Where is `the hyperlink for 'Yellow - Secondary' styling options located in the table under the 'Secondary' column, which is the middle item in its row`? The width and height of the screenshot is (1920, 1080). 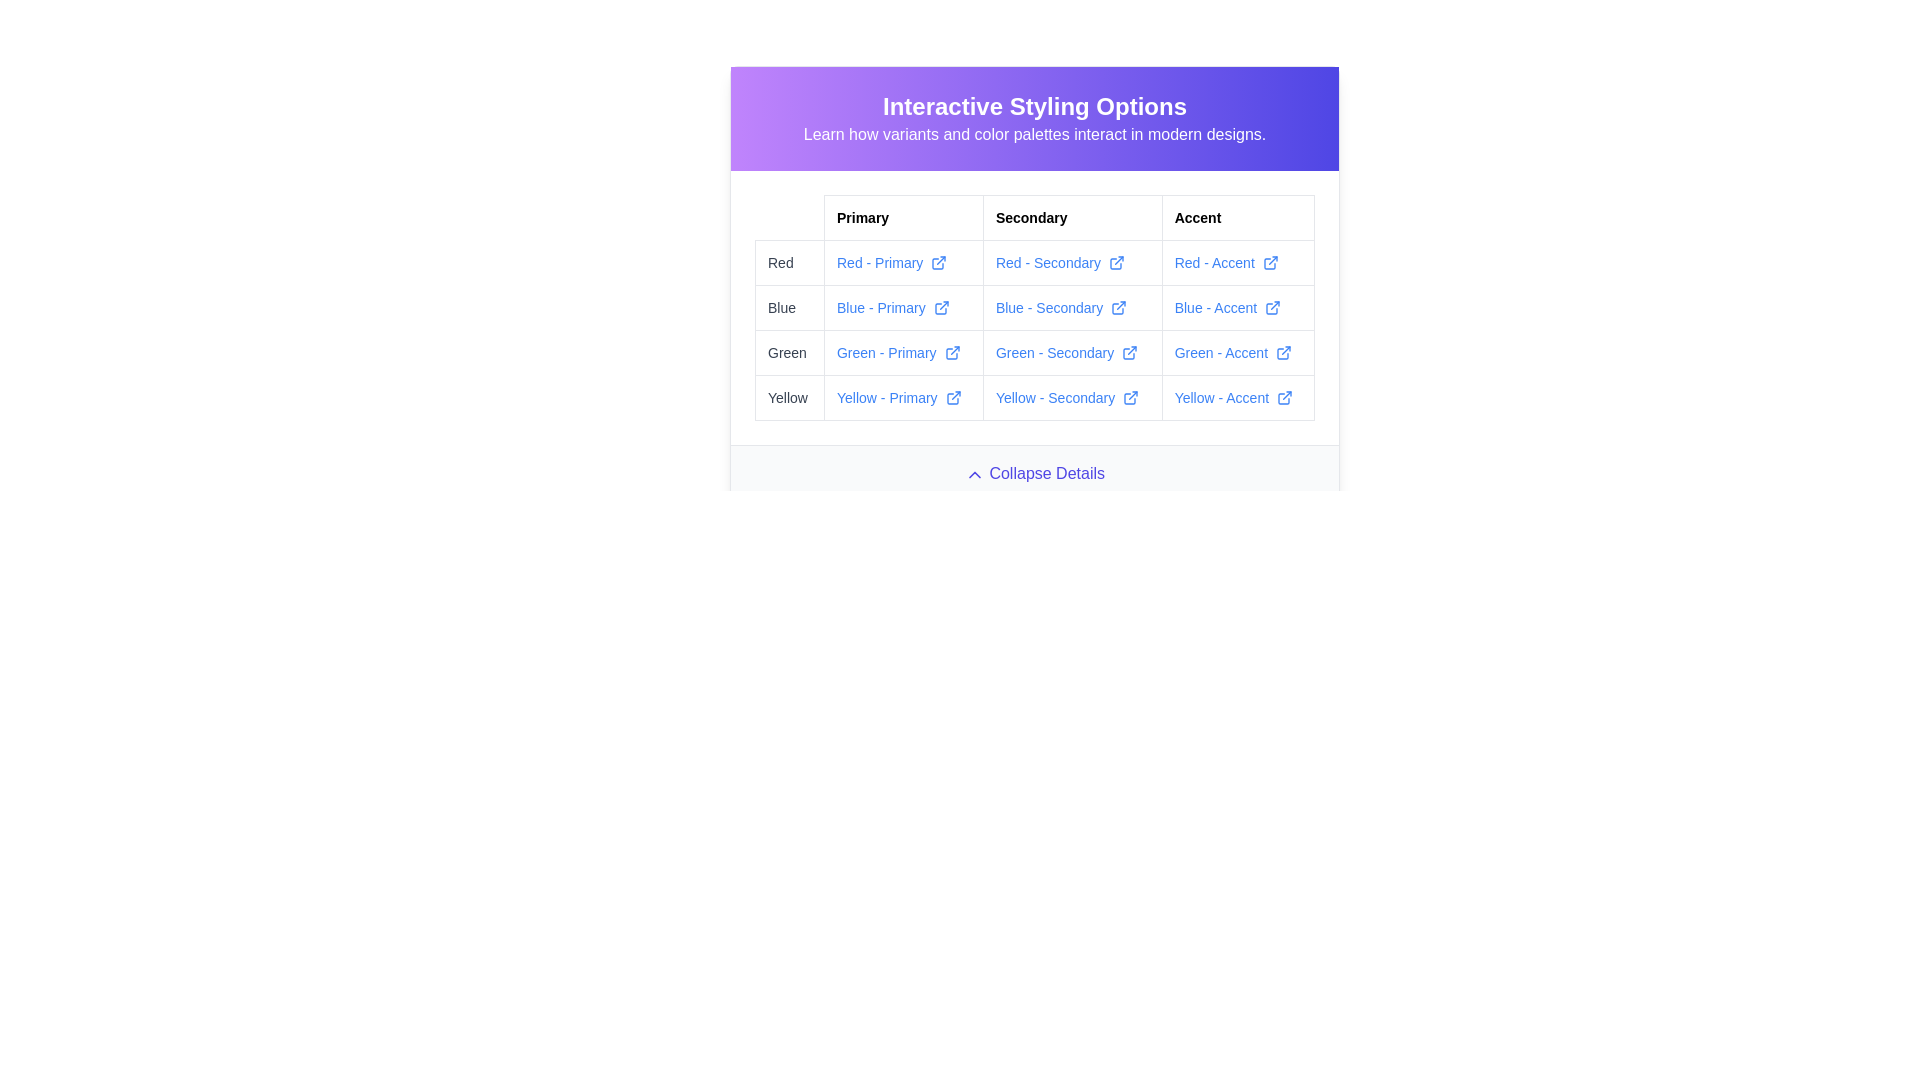 the hyperlink for 'Yellow - Secondary' styling options located in the table under the 'Secondary' column, which is the middle item in its row is located at coordinates (1071, 397).